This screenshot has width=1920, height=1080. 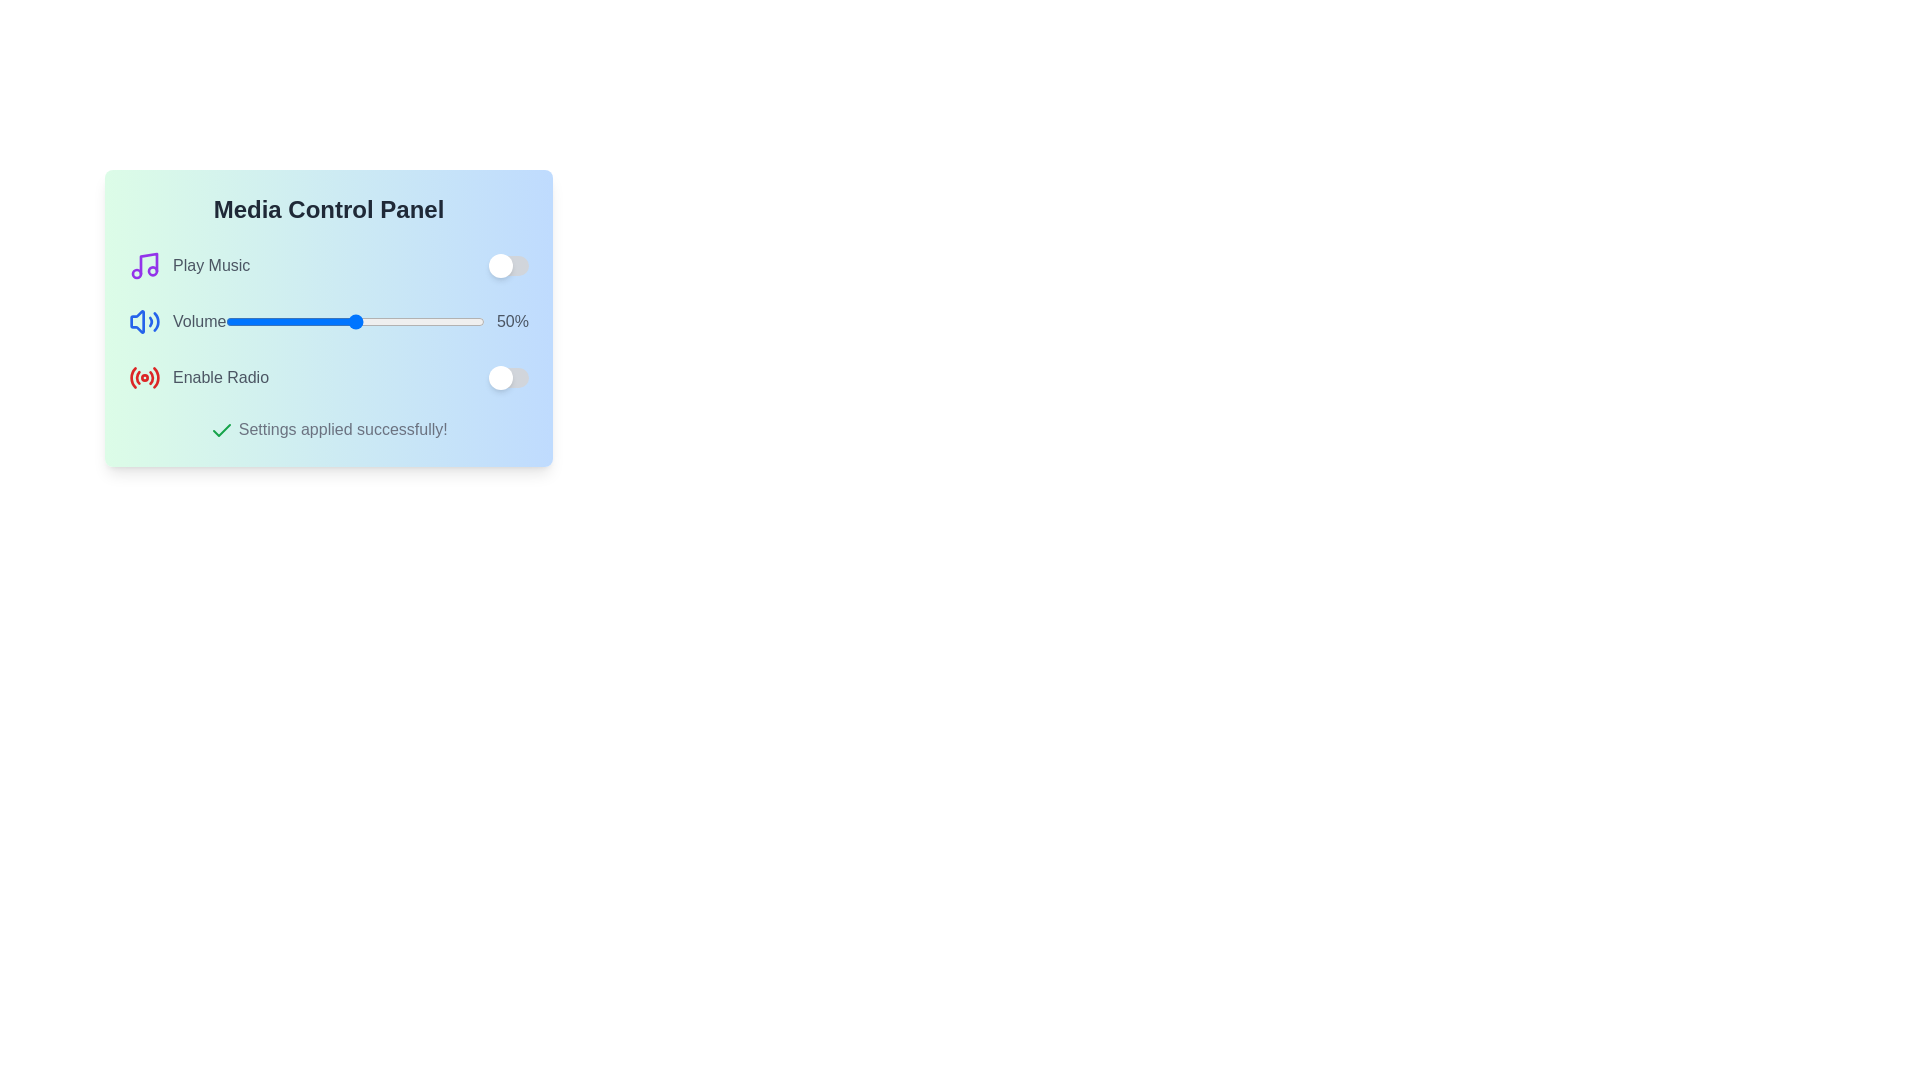 What do you see at coordinates (355, 320) in the screenshot?
I see `the horizontal slider labeled 'Volume' with a blue knob and a percentage value of '50%' for additional context` at bounding box center [355, 320].